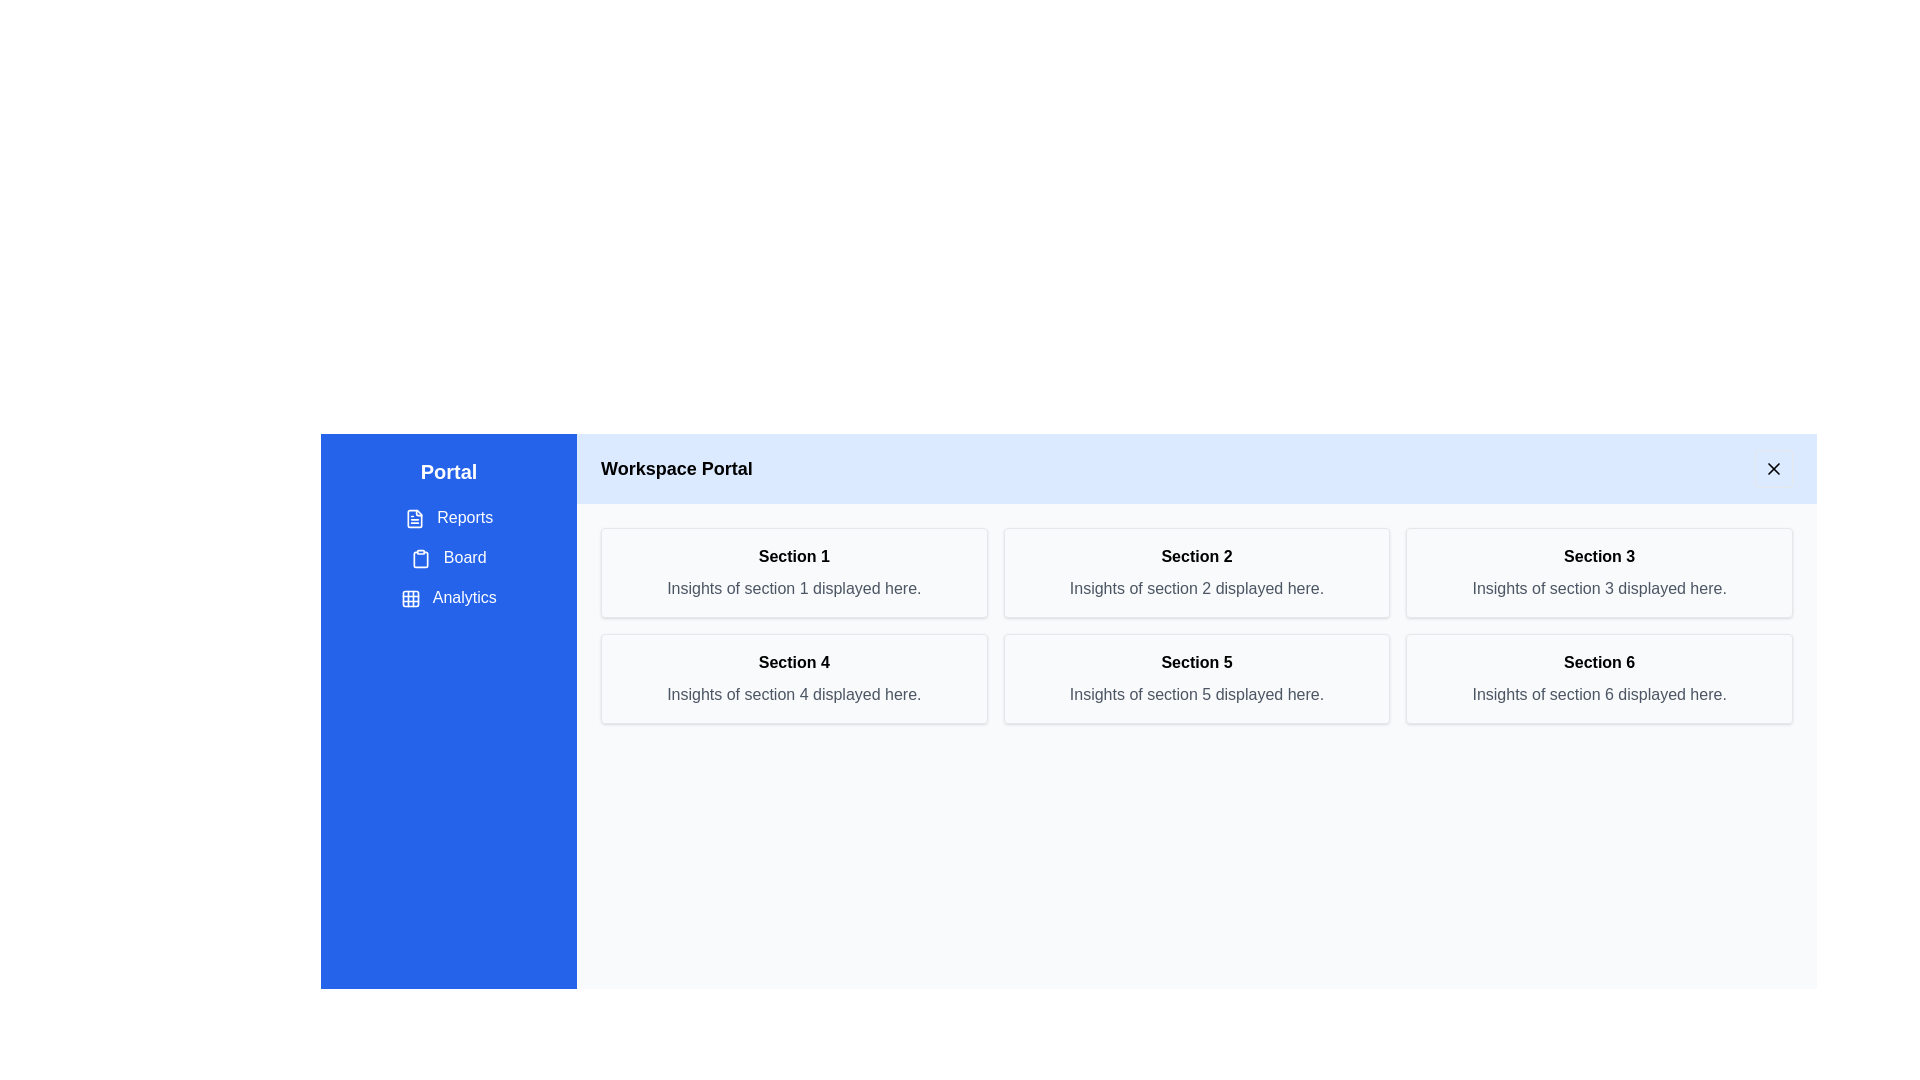  Describe the element at coordinates (448, 471) in the screenshot. I see `the Header title or label located at the top of the blue navigation bar, which serves as the title for the navigation options 'Reports', 'Board', and 'Analytics'` at that location.